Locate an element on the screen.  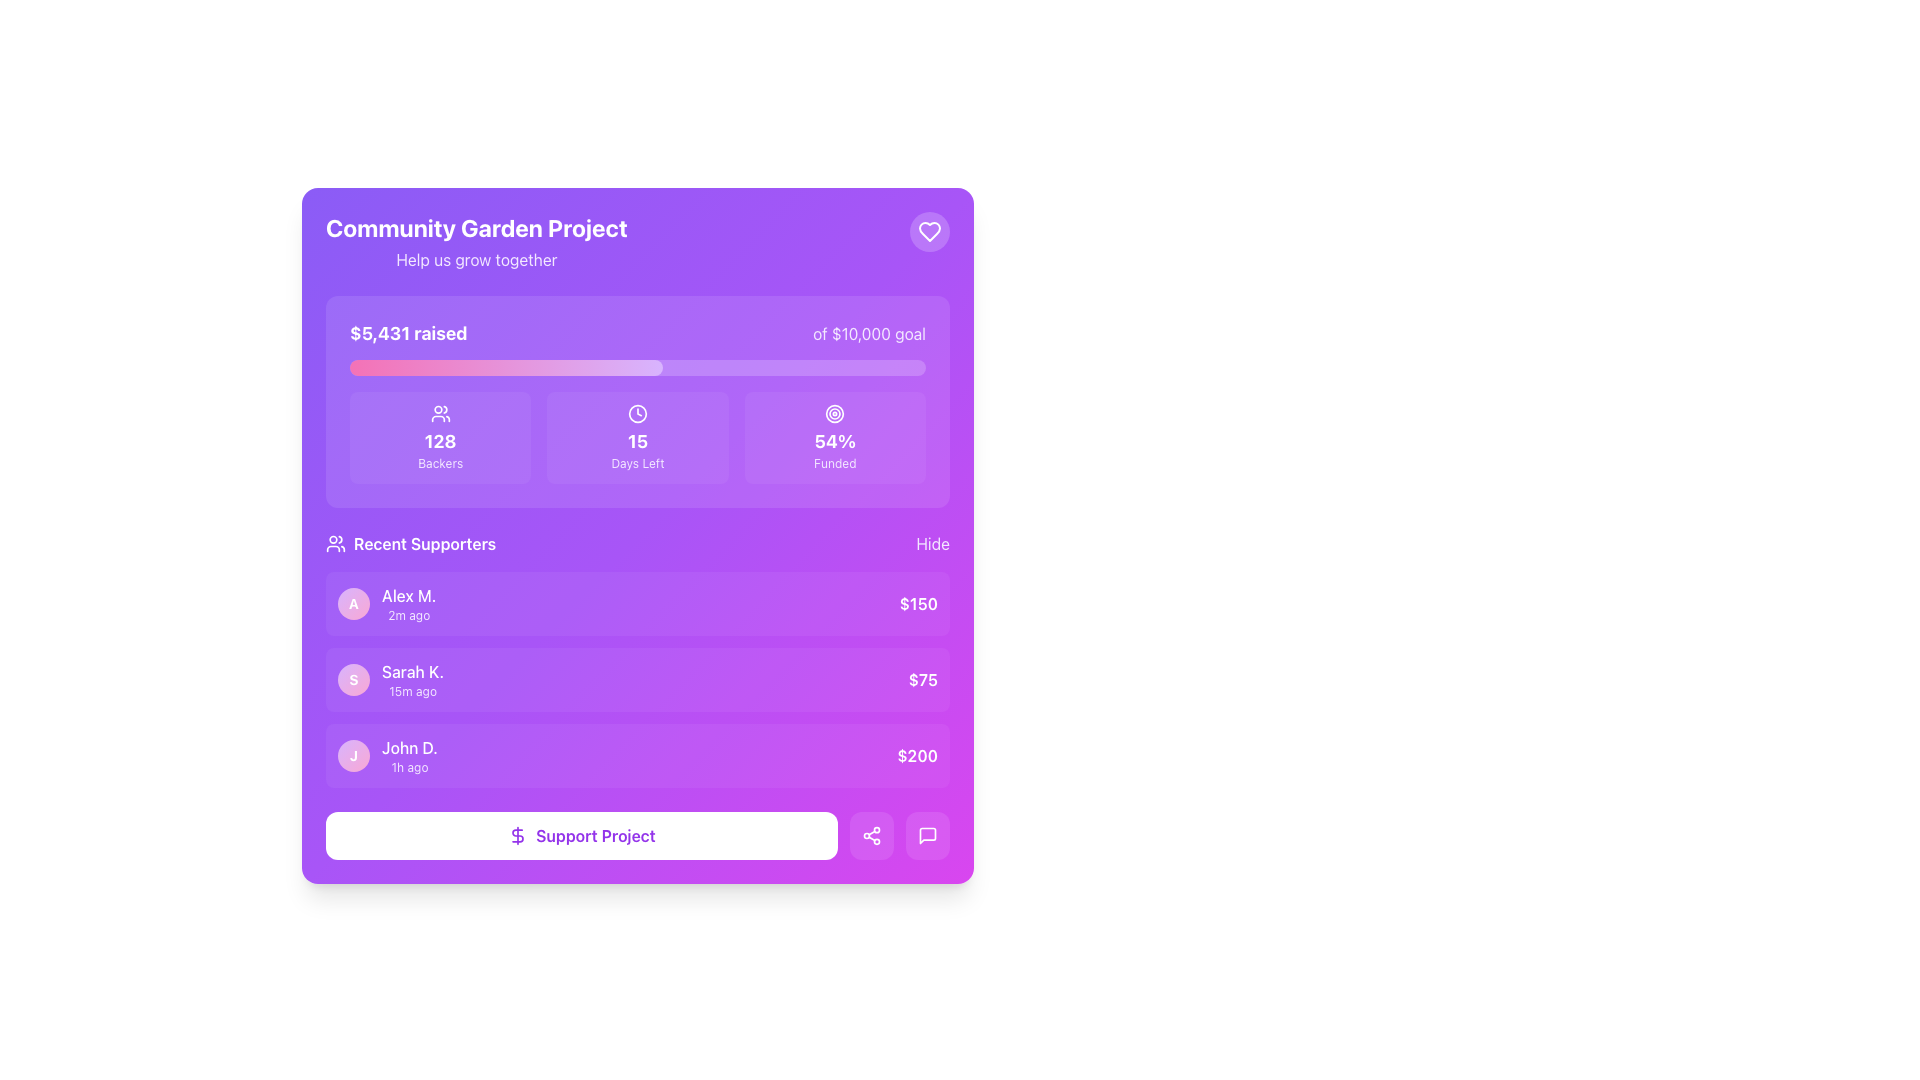
the bold white text displaying the amount '$200' in the bottom-right corner of the 'Recent Supporters' list, which is set against a purple background is located at coordinates (916, 756).